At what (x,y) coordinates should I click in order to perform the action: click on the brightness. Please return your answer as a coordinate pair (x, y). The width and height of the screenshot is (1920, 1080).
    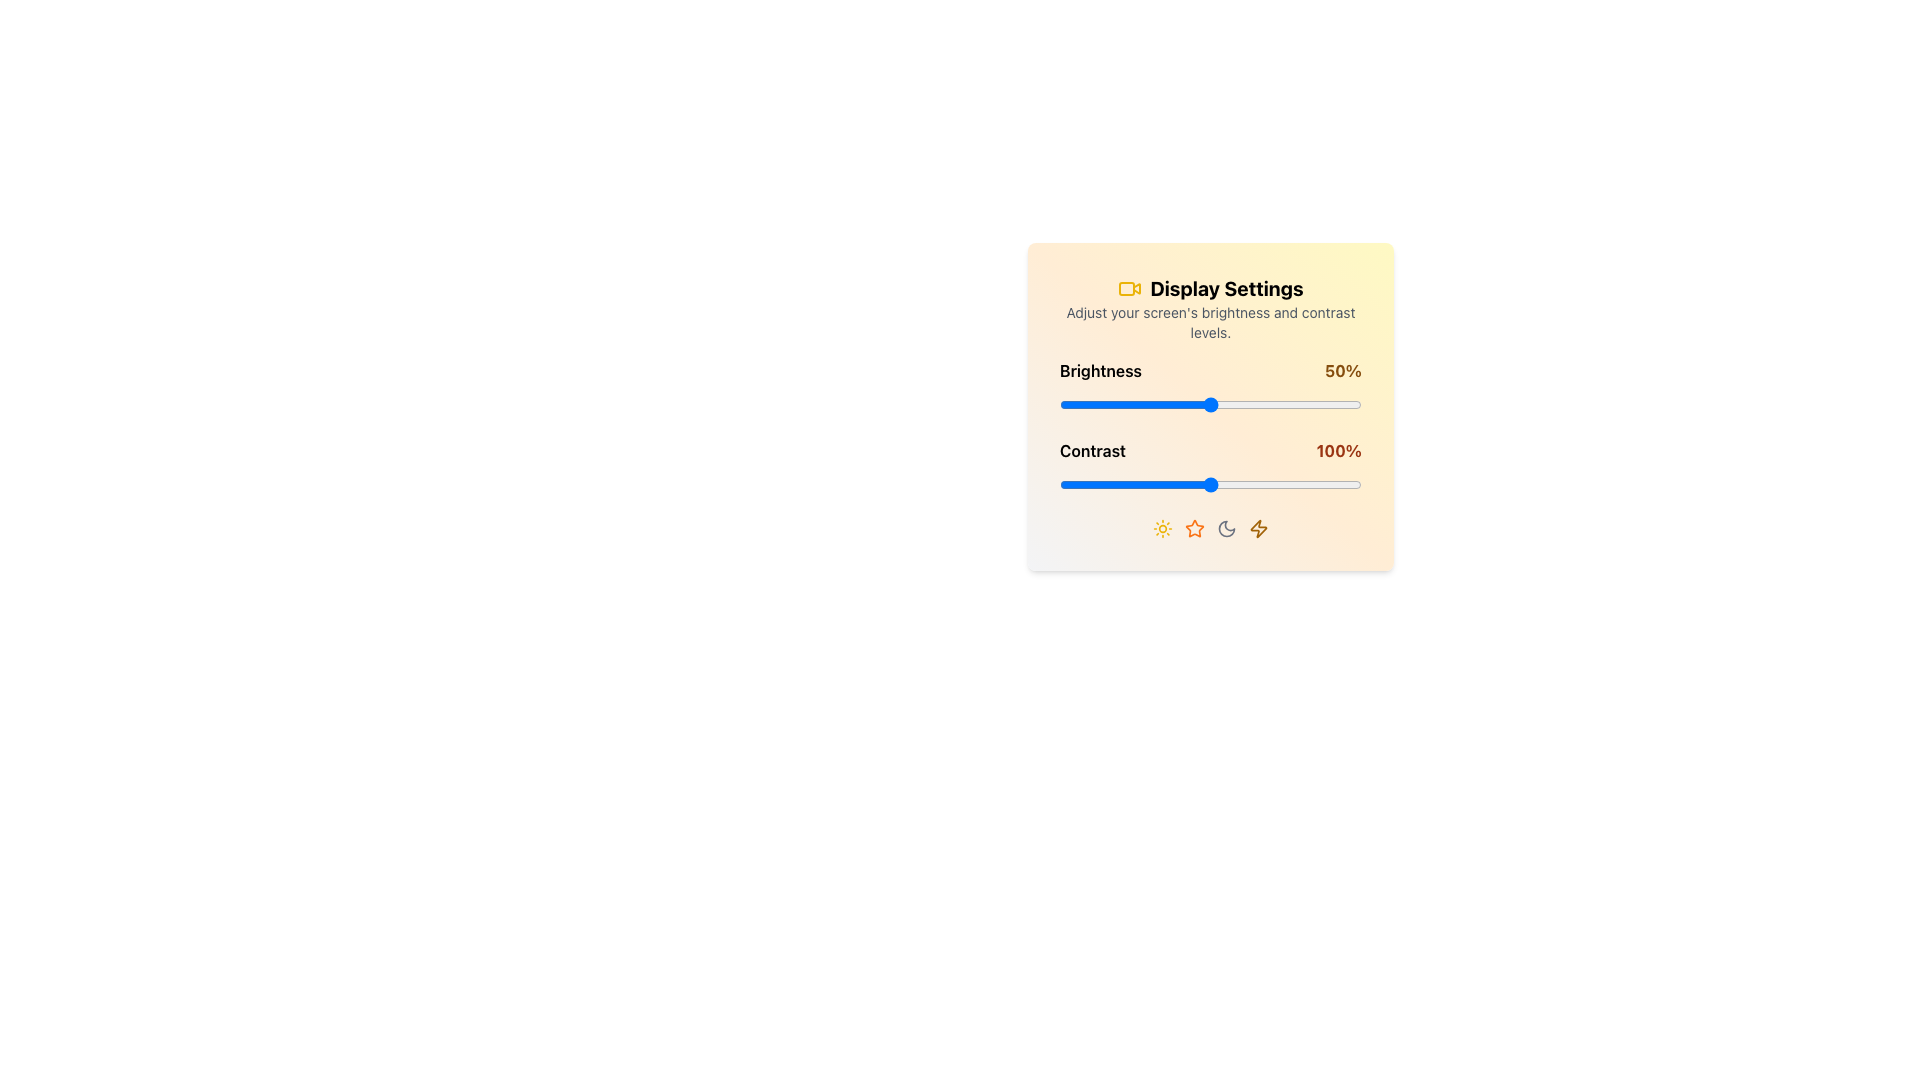
    Looking at the image, I should click on (1273, 405).